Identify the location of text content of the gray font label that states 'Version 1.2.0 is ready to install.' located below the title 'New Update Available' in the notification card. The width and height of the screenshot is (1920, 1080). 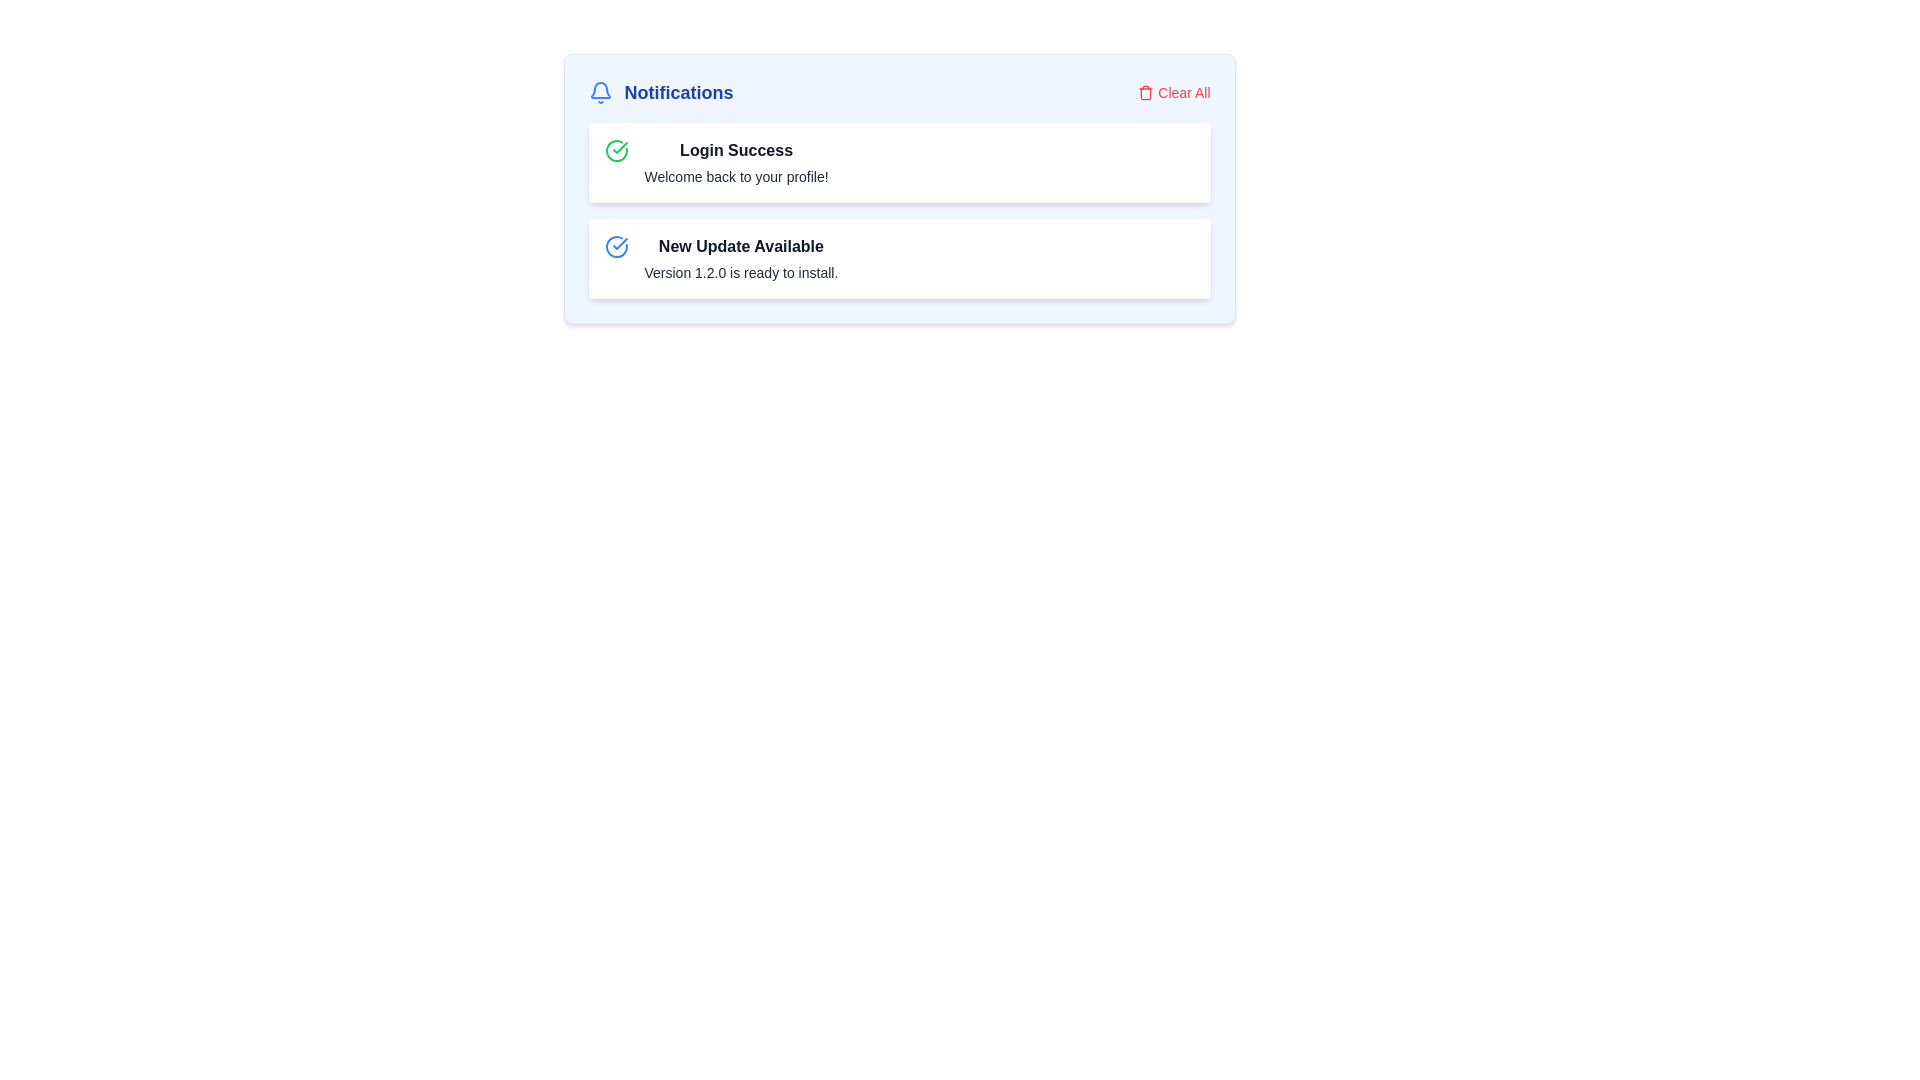
(740, 273).